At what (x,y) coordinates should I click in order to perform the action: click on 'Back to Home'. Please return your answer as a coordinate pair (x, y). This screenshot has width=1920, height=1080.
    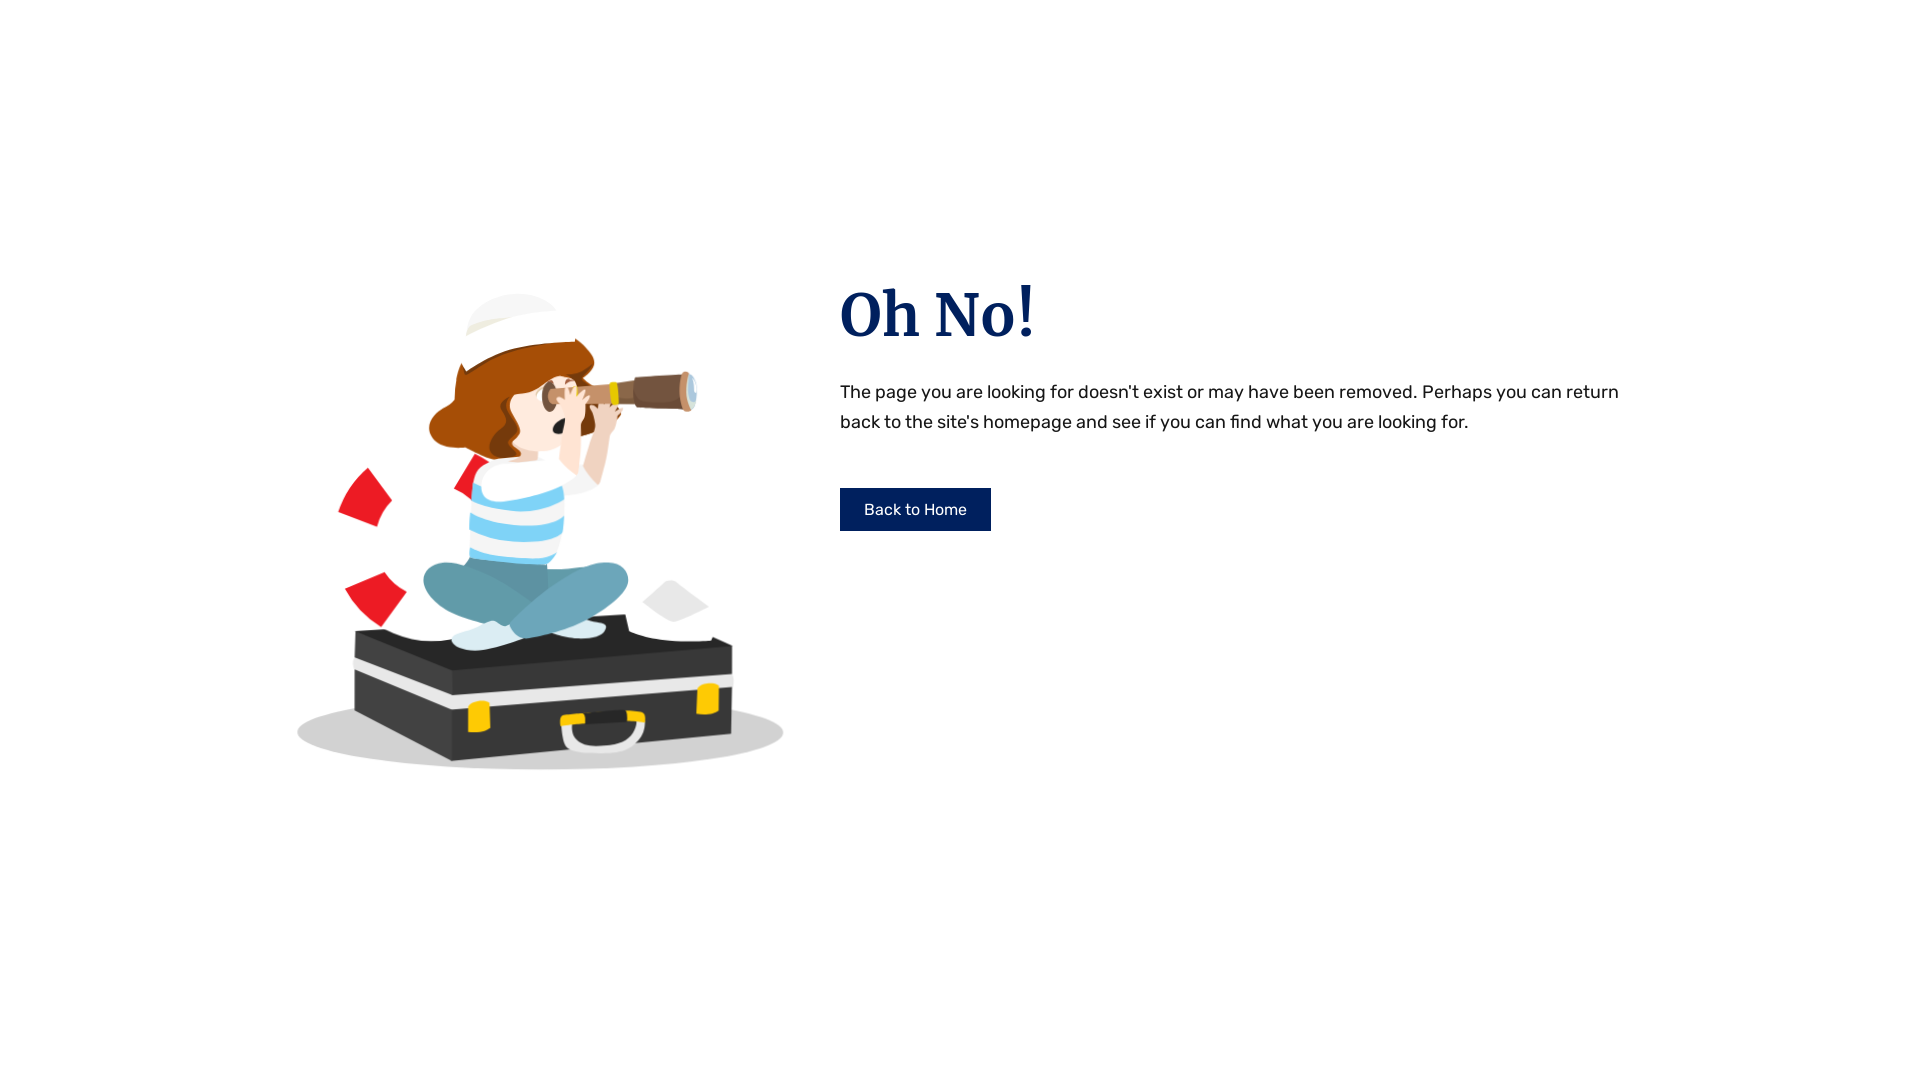
    Looking at the image, I should click on (914, 508).